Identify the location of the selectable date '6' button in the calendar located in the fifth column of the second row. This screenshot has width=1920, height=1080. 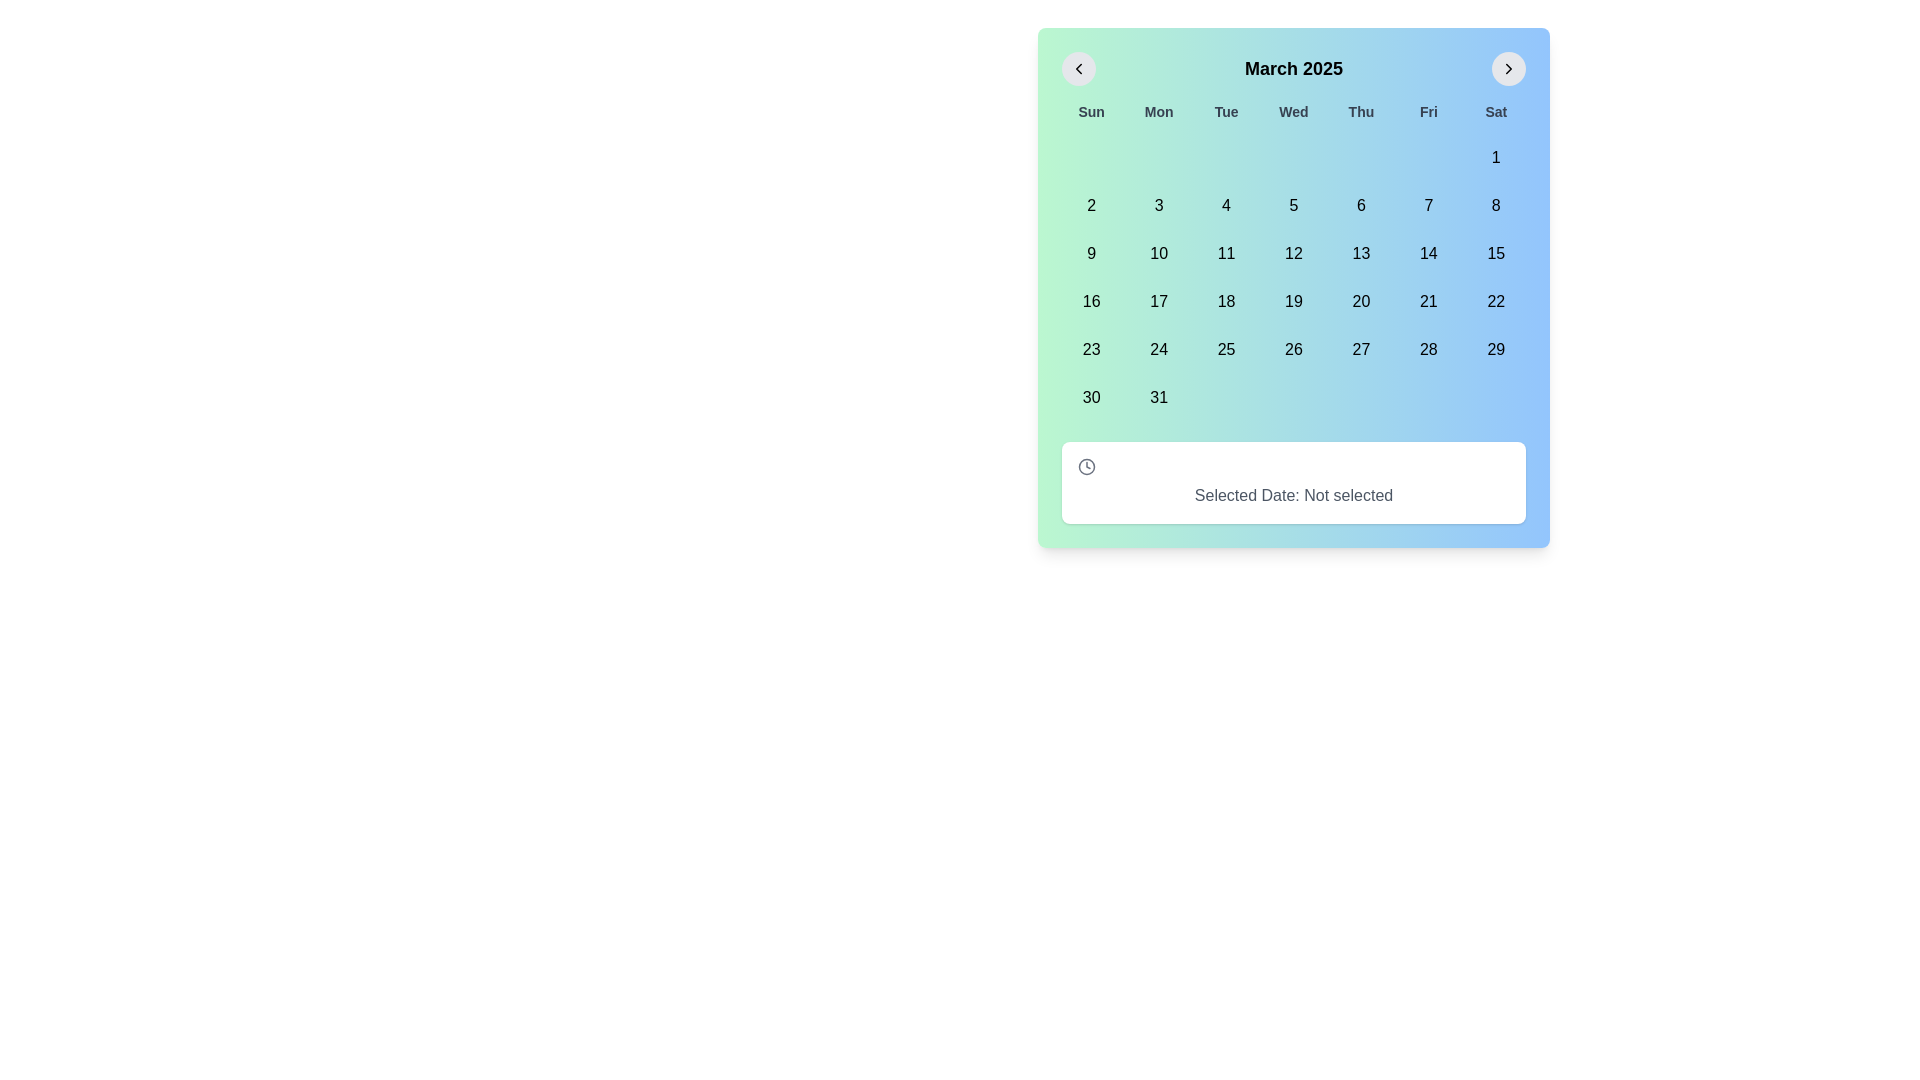
(1360, 205).